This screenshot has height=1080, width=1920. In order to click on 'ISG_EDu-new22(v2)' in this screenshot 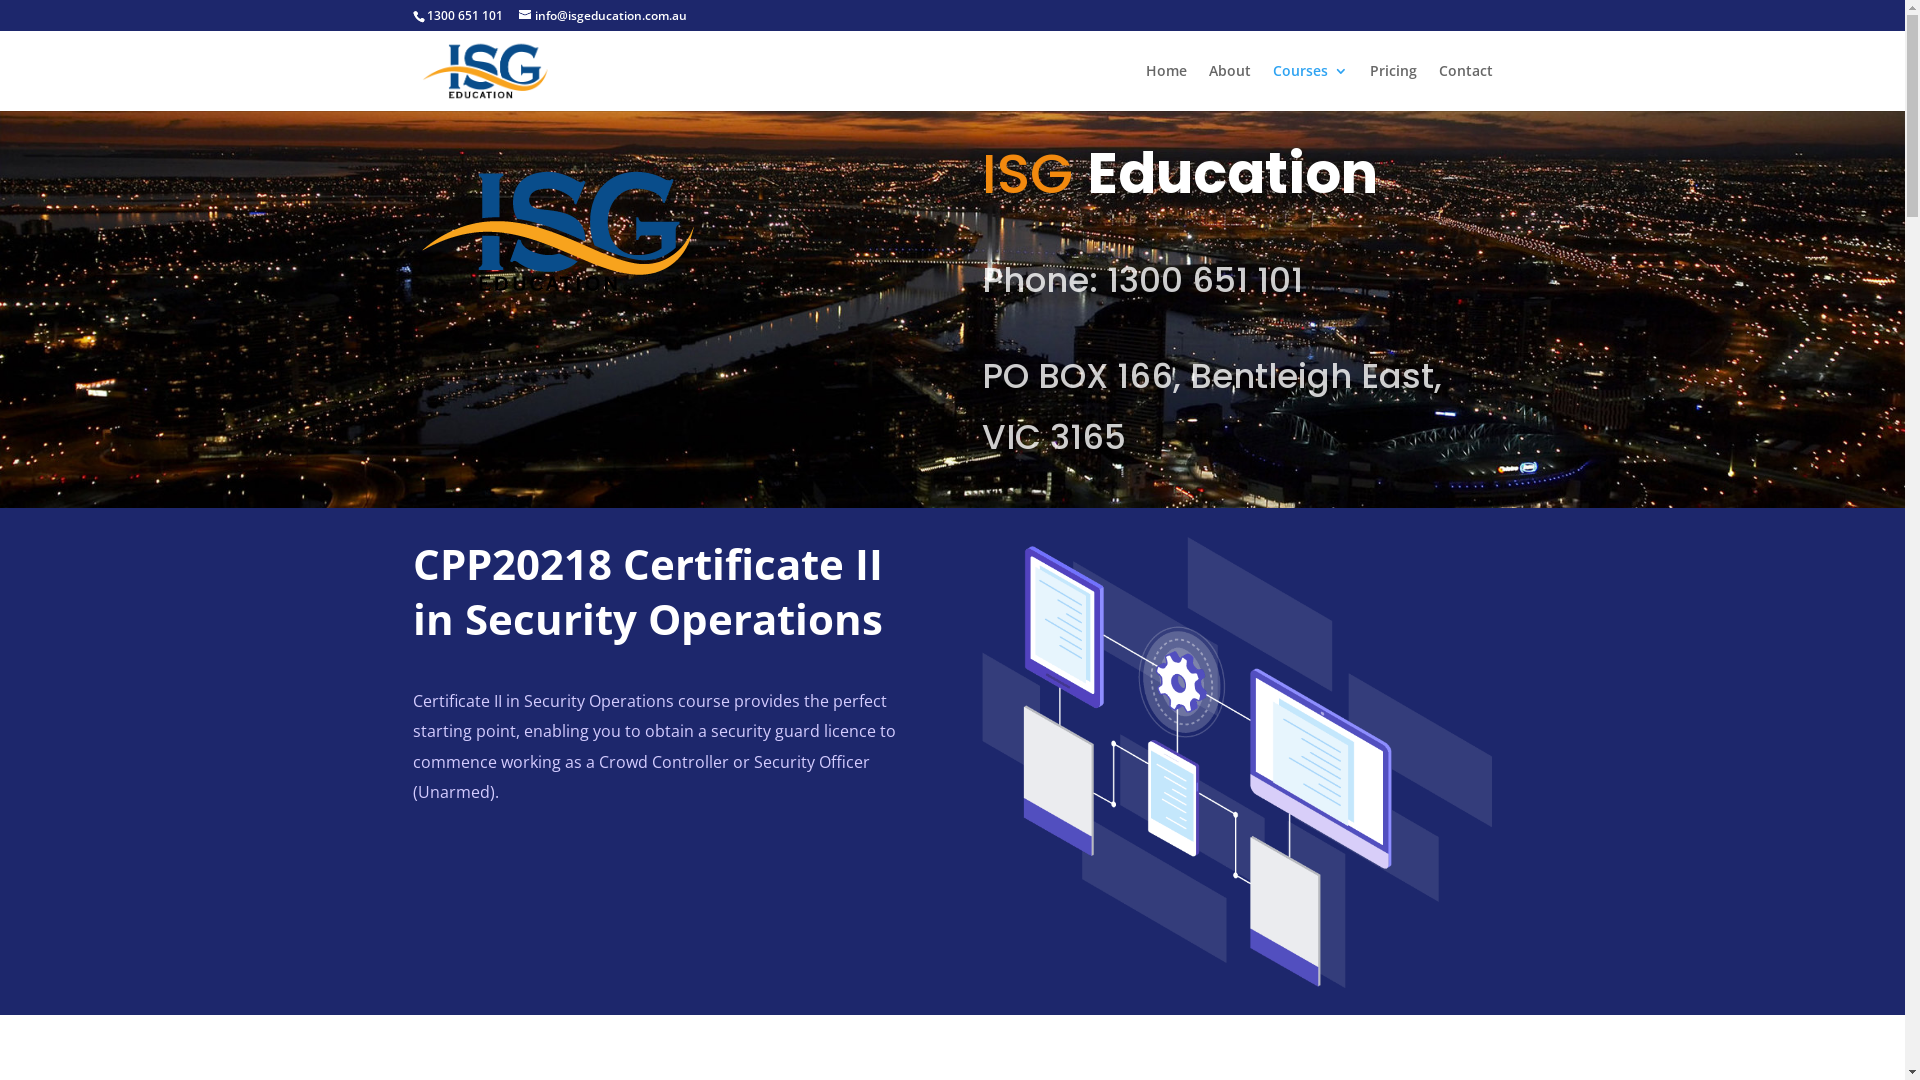, I will do `click(556, 230)`.